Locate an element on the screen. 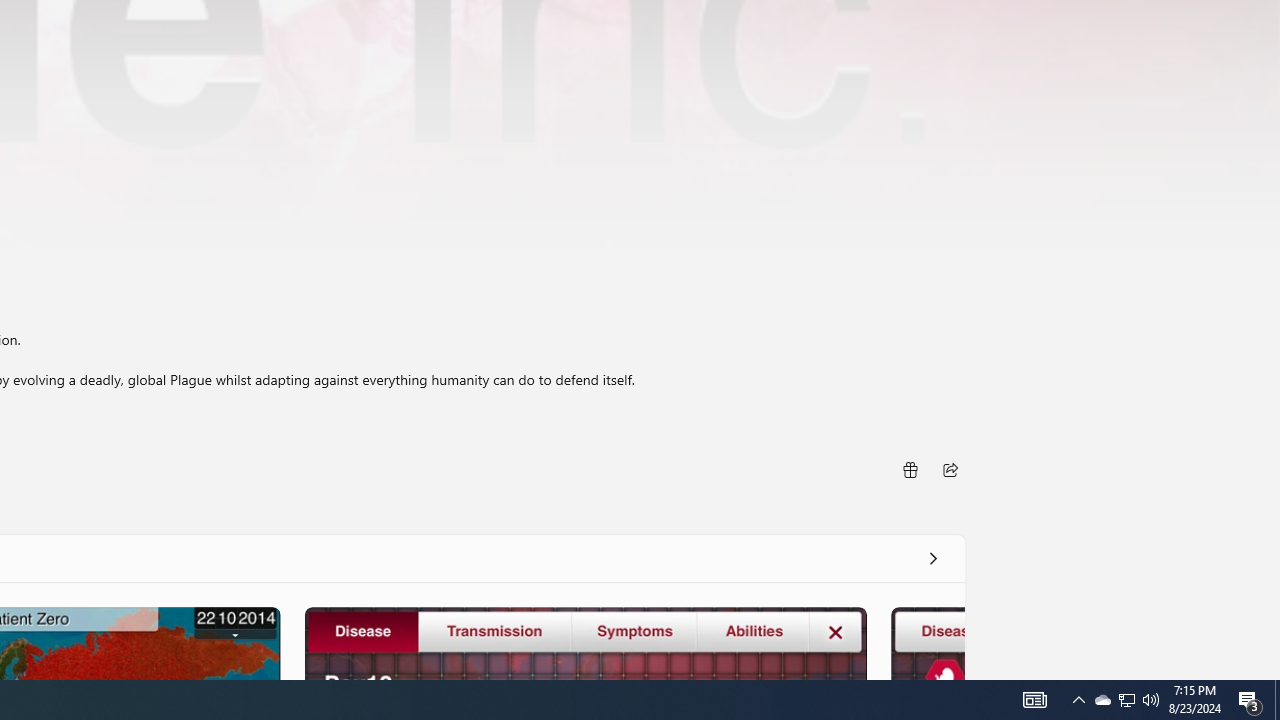 The image size is (1280, 720). 'Buy as gift' is located at coordinates (908, 469).